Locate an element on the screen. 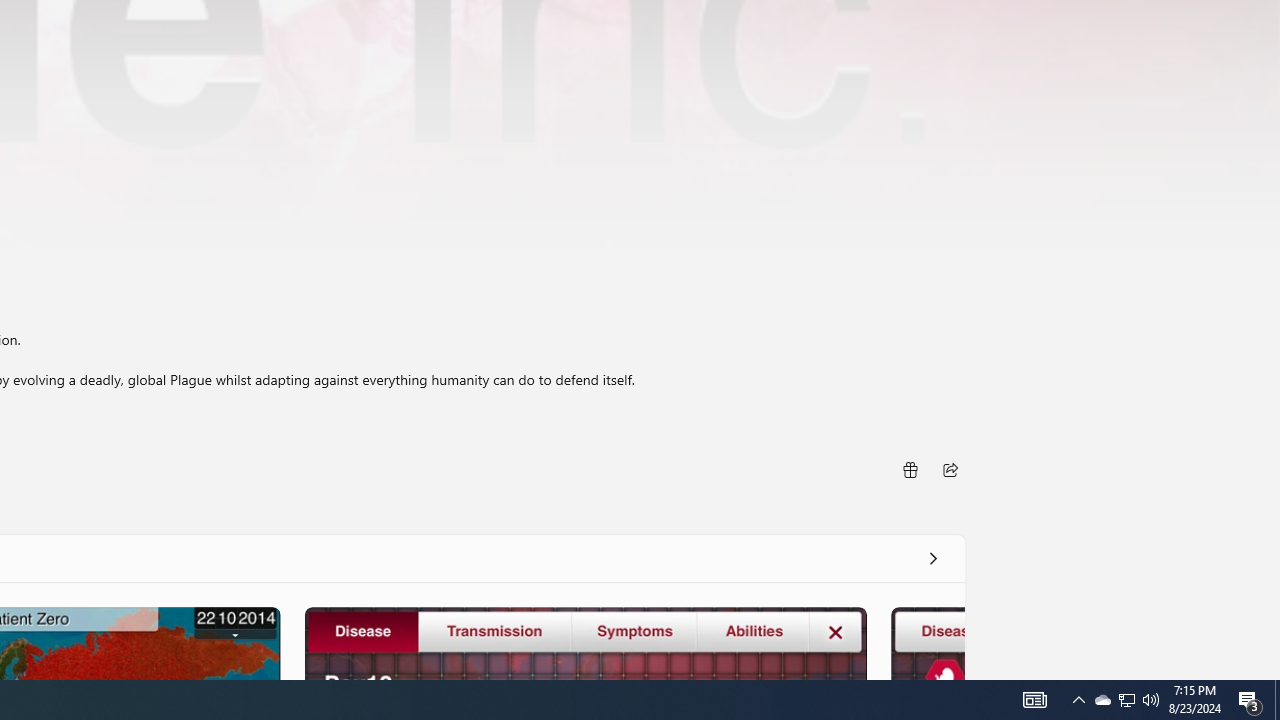 The image size is (1280, 720). 'Buy as gift' is located at coordinates (908, 469).